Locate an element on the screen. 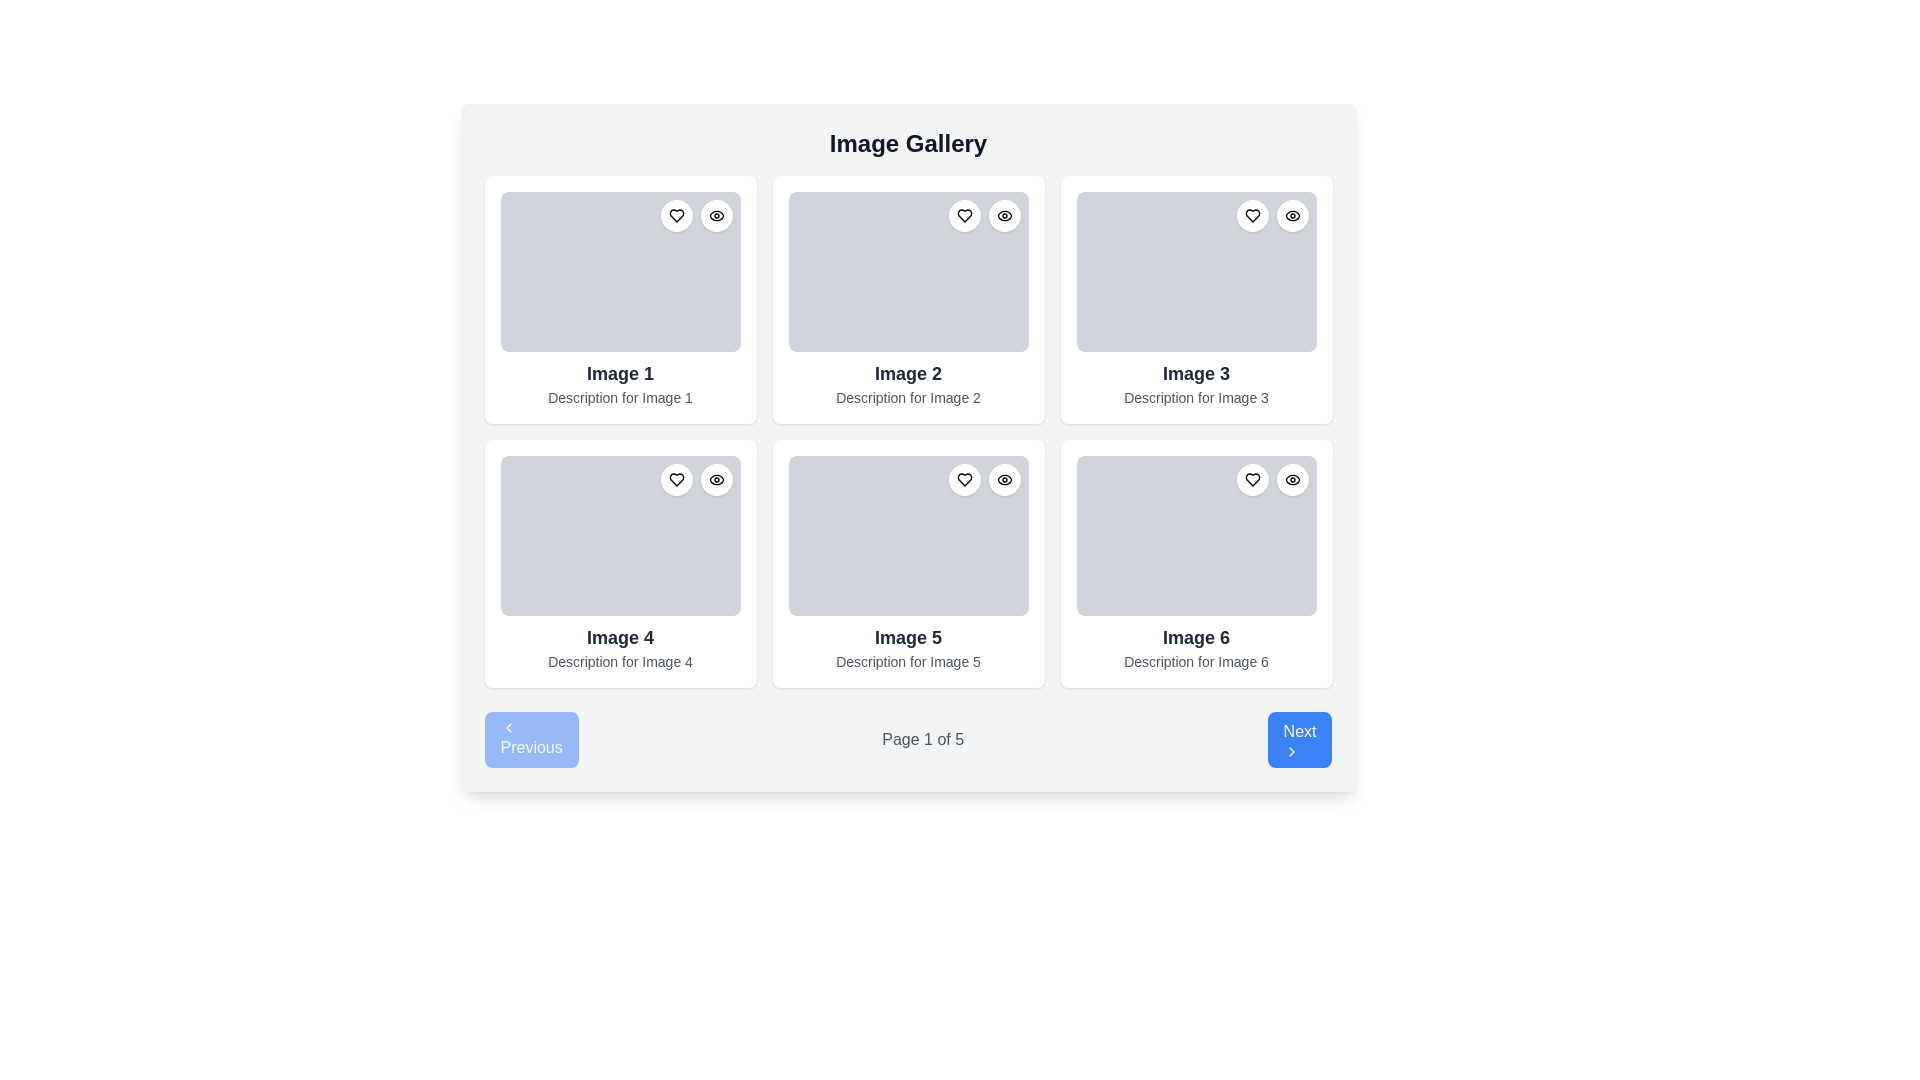 This screenshot has width=1920, height=1080. the eye icon in the top-right corner of 'Image 6' is located at coordinates (1292, 479).